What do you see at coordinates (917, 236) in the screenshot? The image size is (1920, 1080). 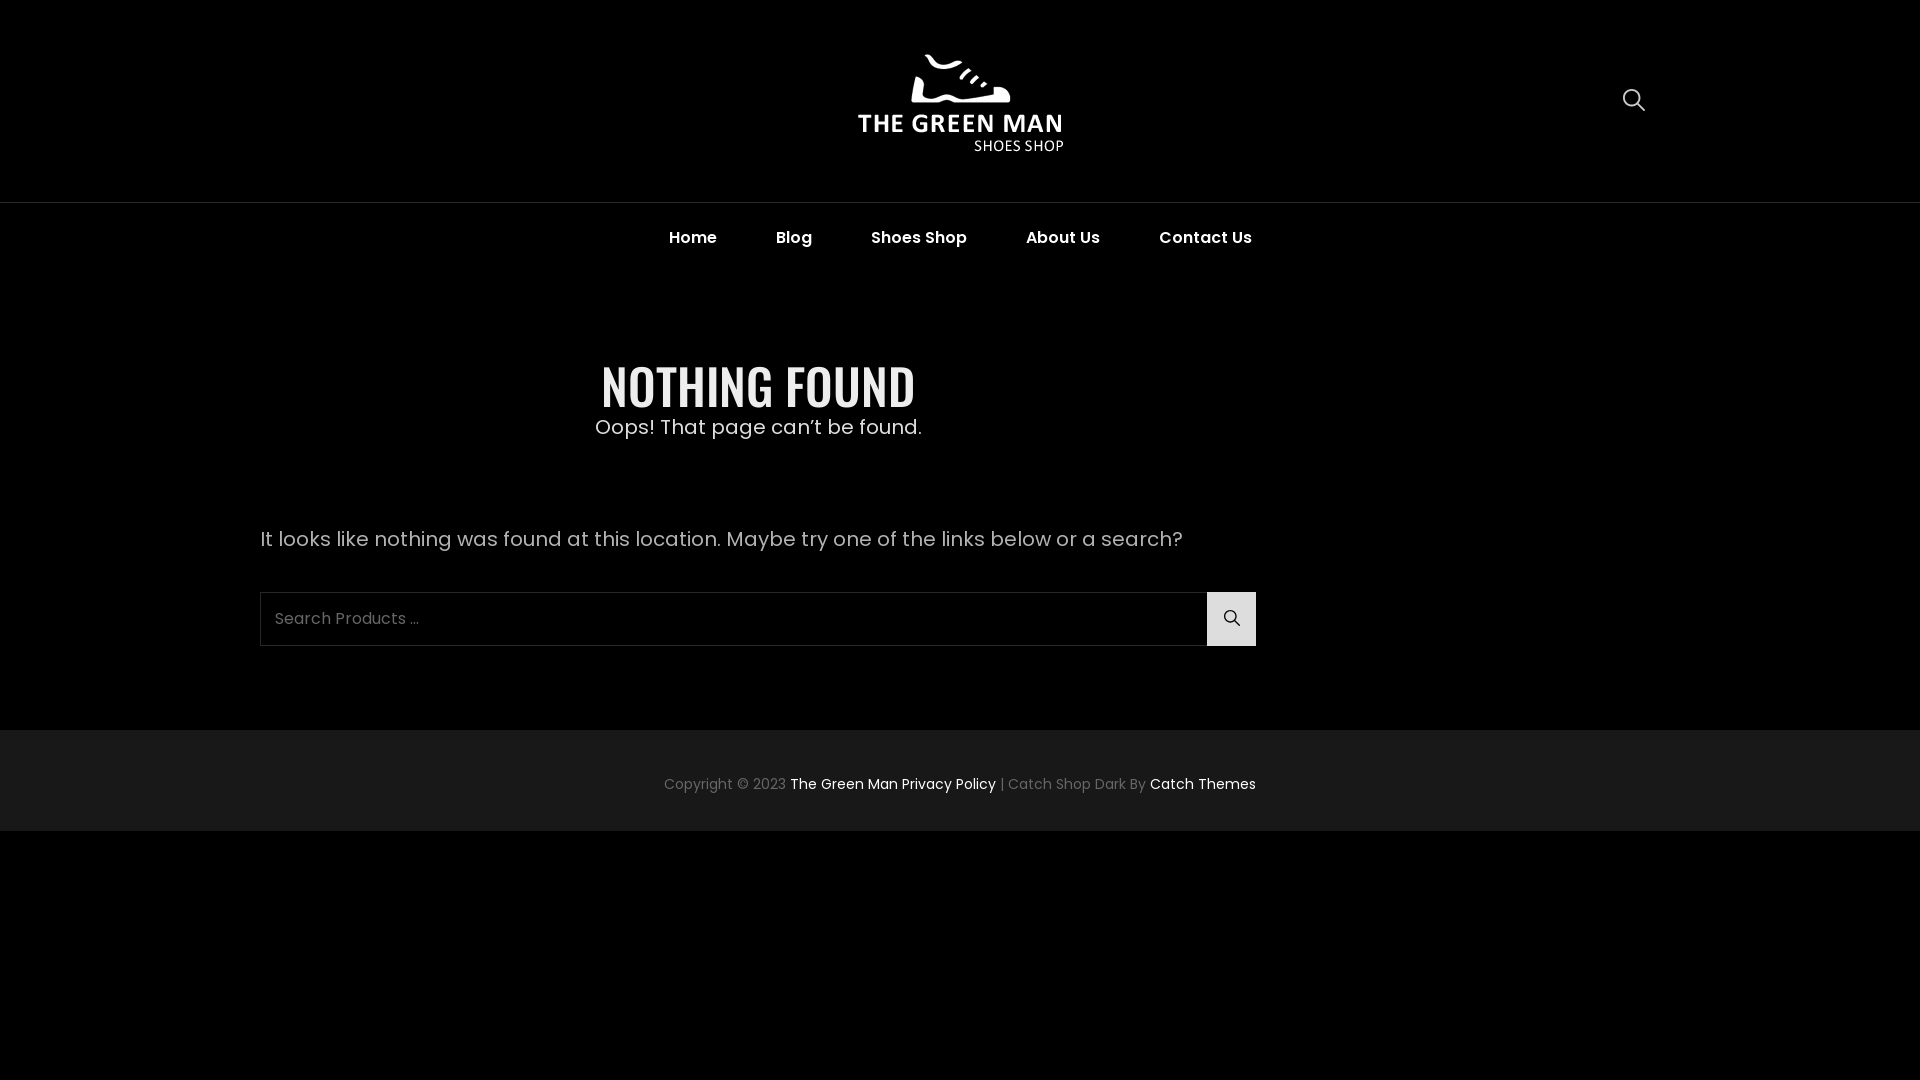 I see `'Shoes Shop'` at bounding box center [917, 236].